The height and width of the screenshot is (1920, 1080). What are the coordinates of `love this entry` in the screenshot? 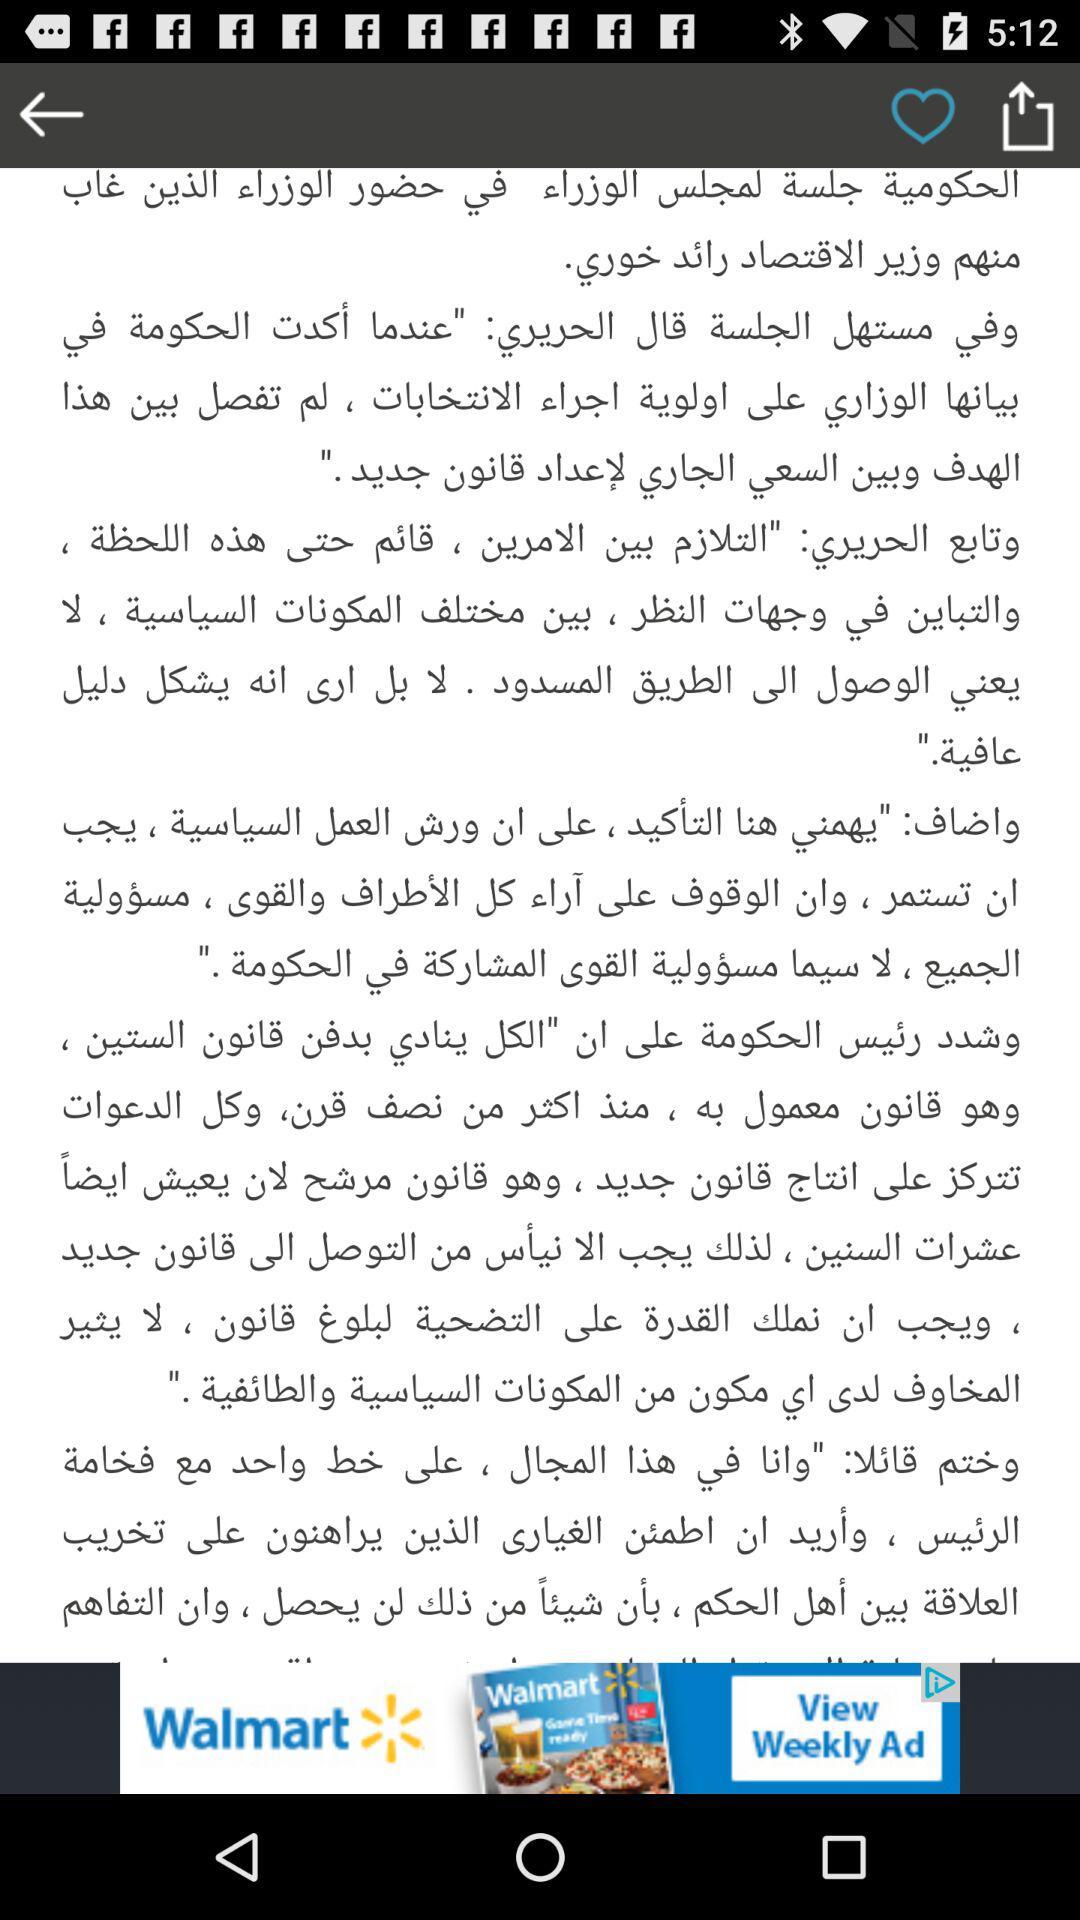 It's located at (922, 114).